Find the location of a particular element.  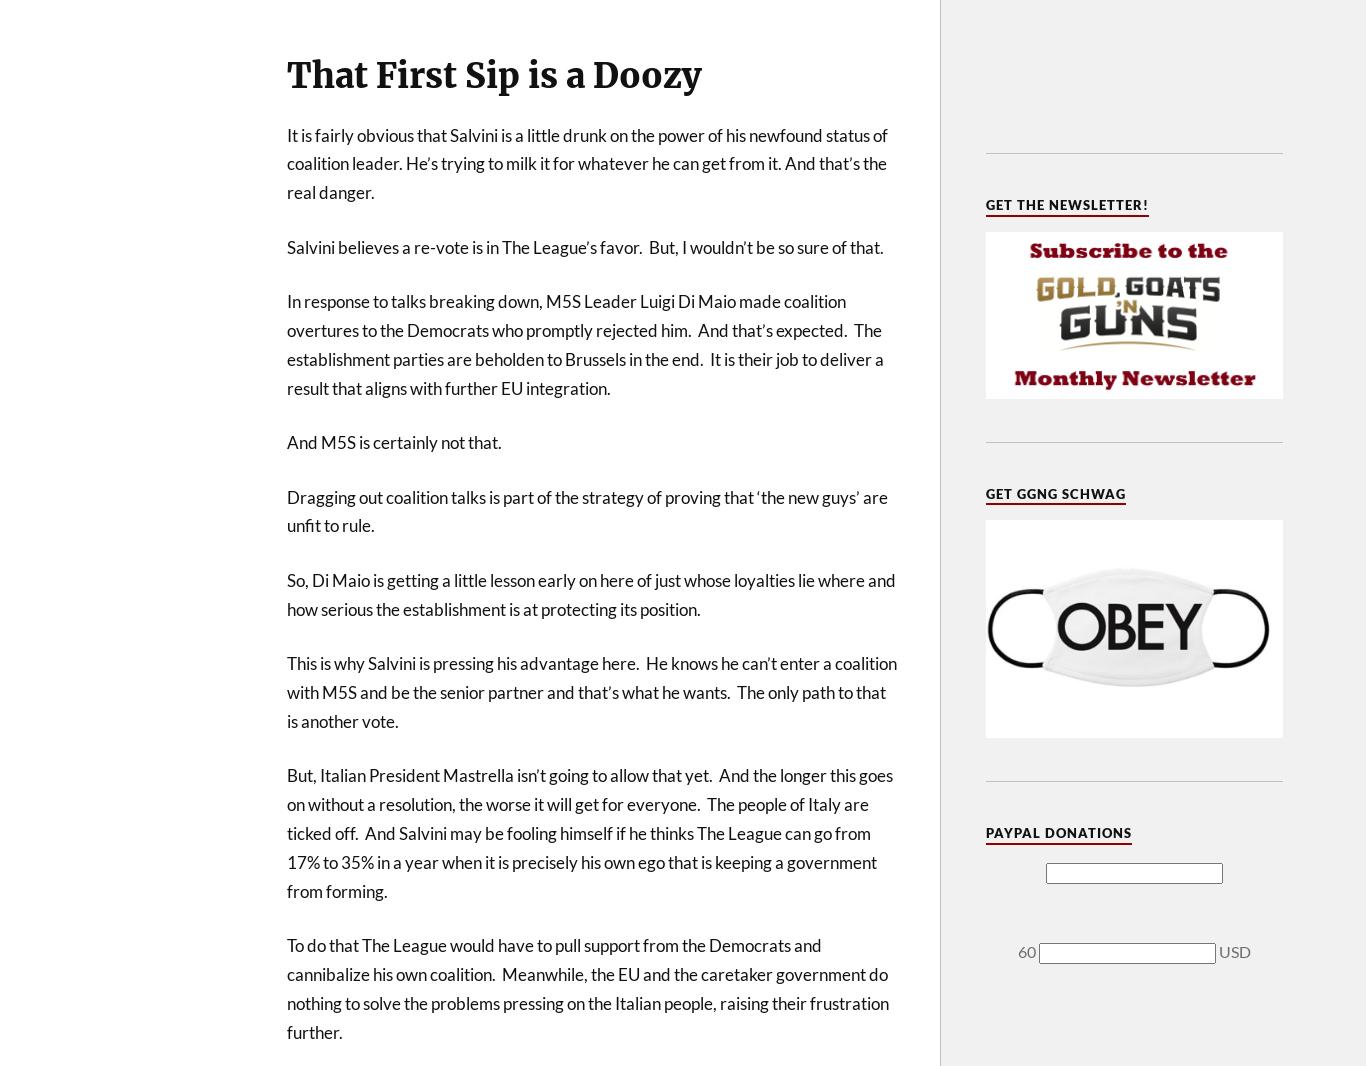

'That First Sip is a Doozy' is located at coordinates (493, 74).